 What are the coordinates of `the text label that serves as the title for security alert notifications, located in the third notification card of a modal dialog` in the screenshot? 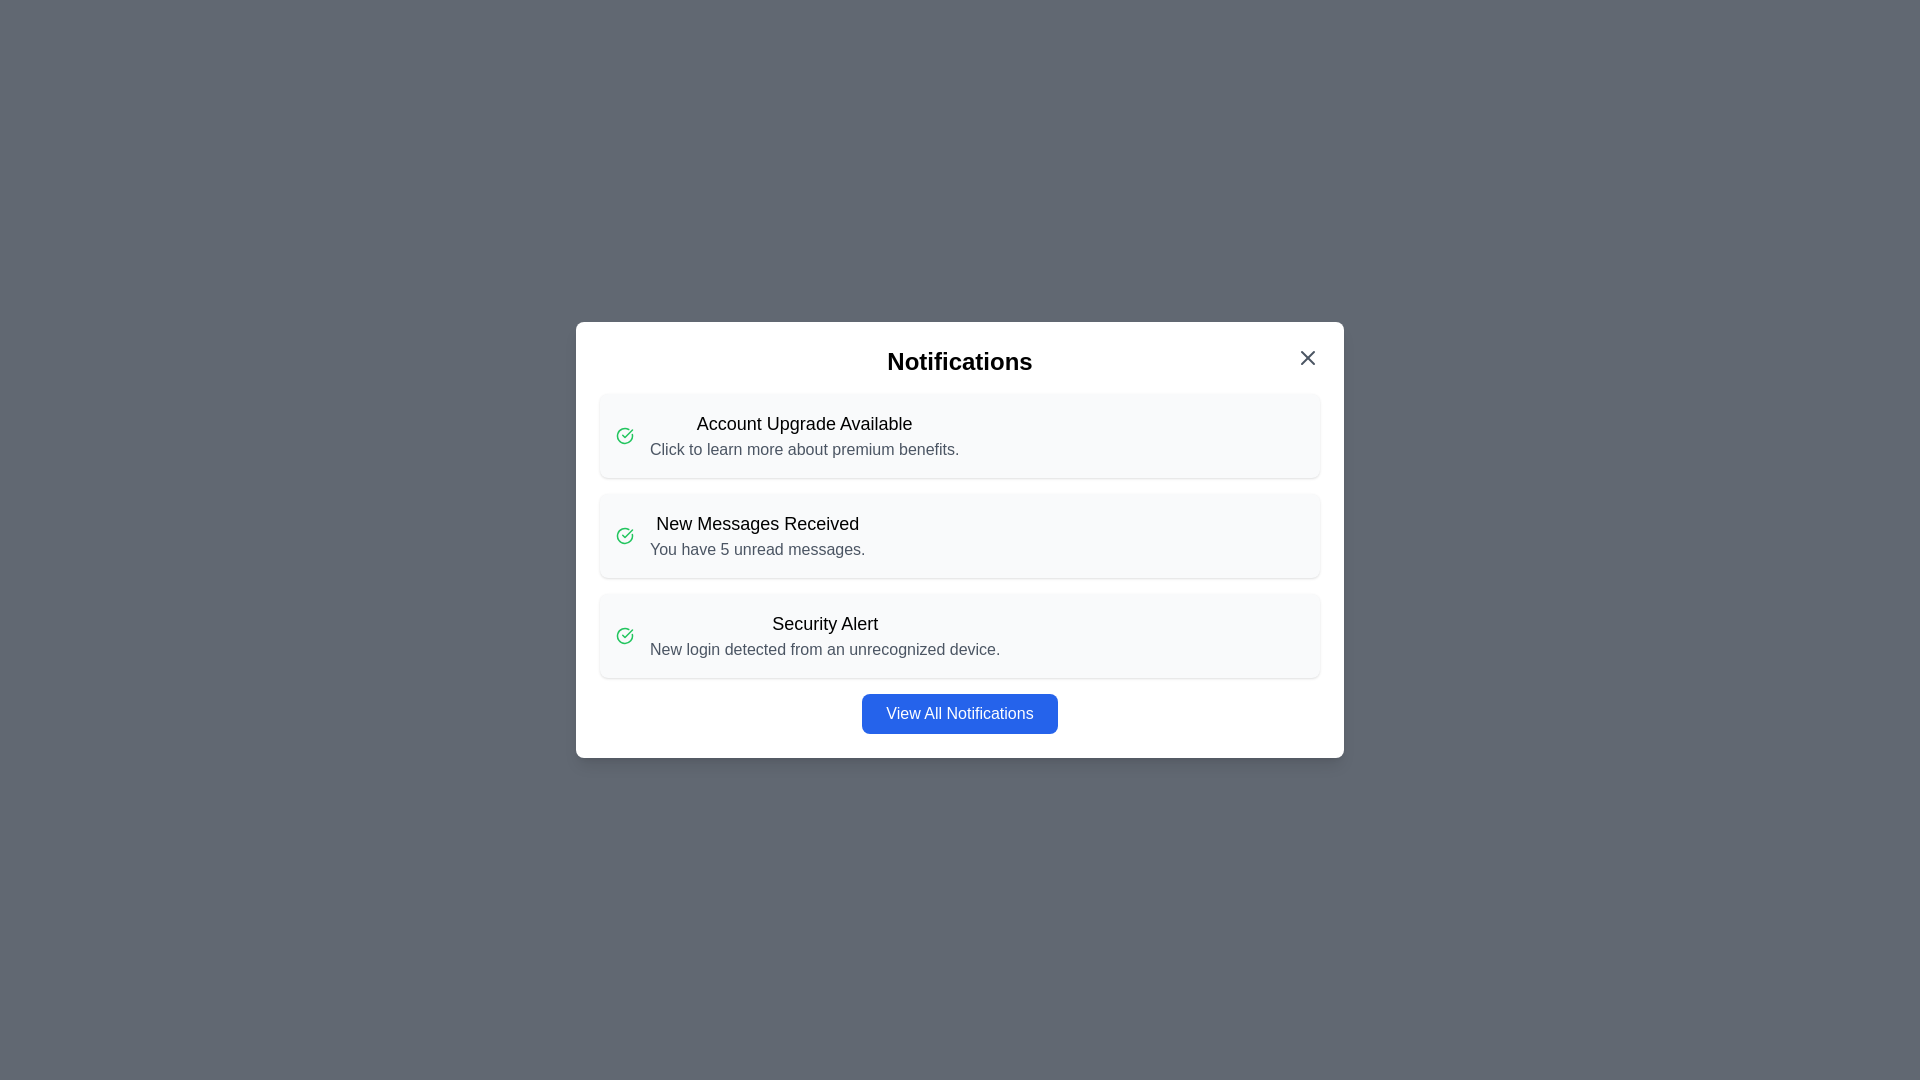 It's located at (825, 623).